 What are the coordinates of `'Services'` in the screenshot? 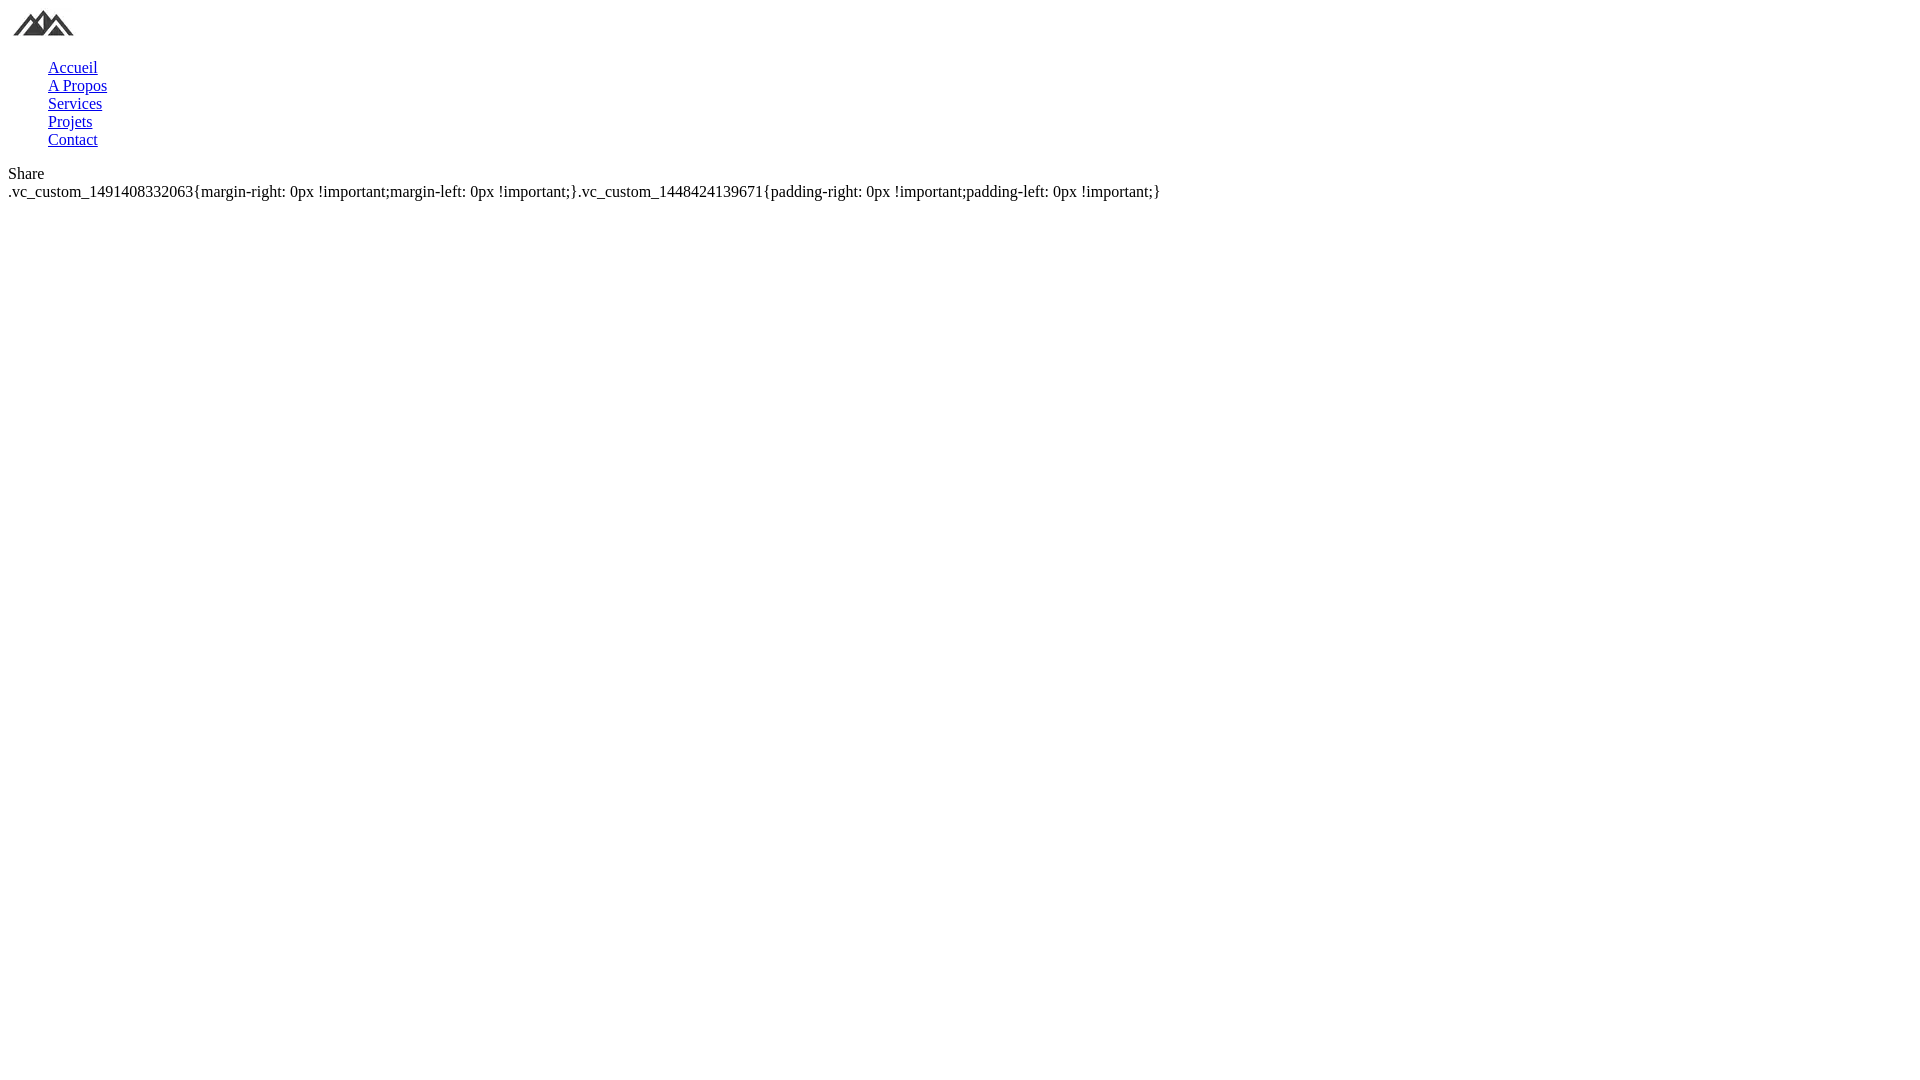 It's located at (75, 103).